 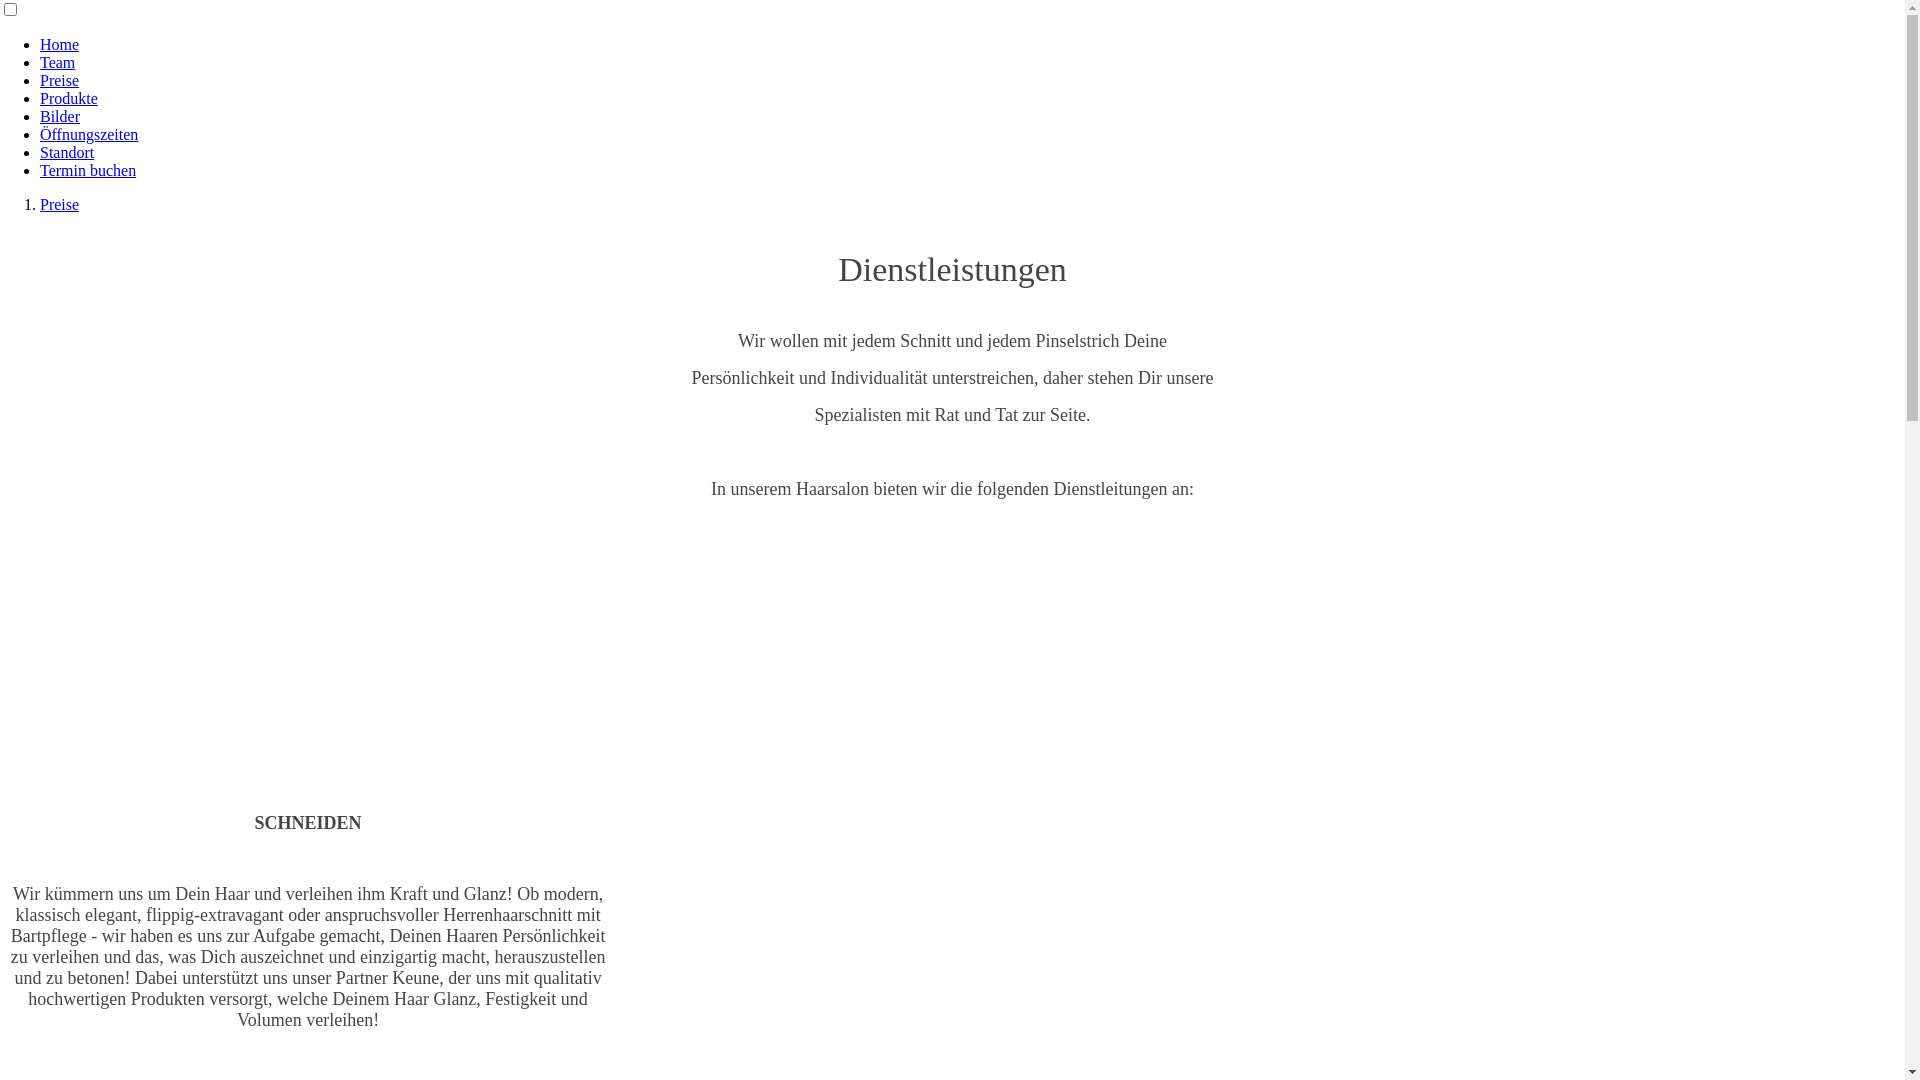 I want to click on 'Preise', so click(x=59, y=79).